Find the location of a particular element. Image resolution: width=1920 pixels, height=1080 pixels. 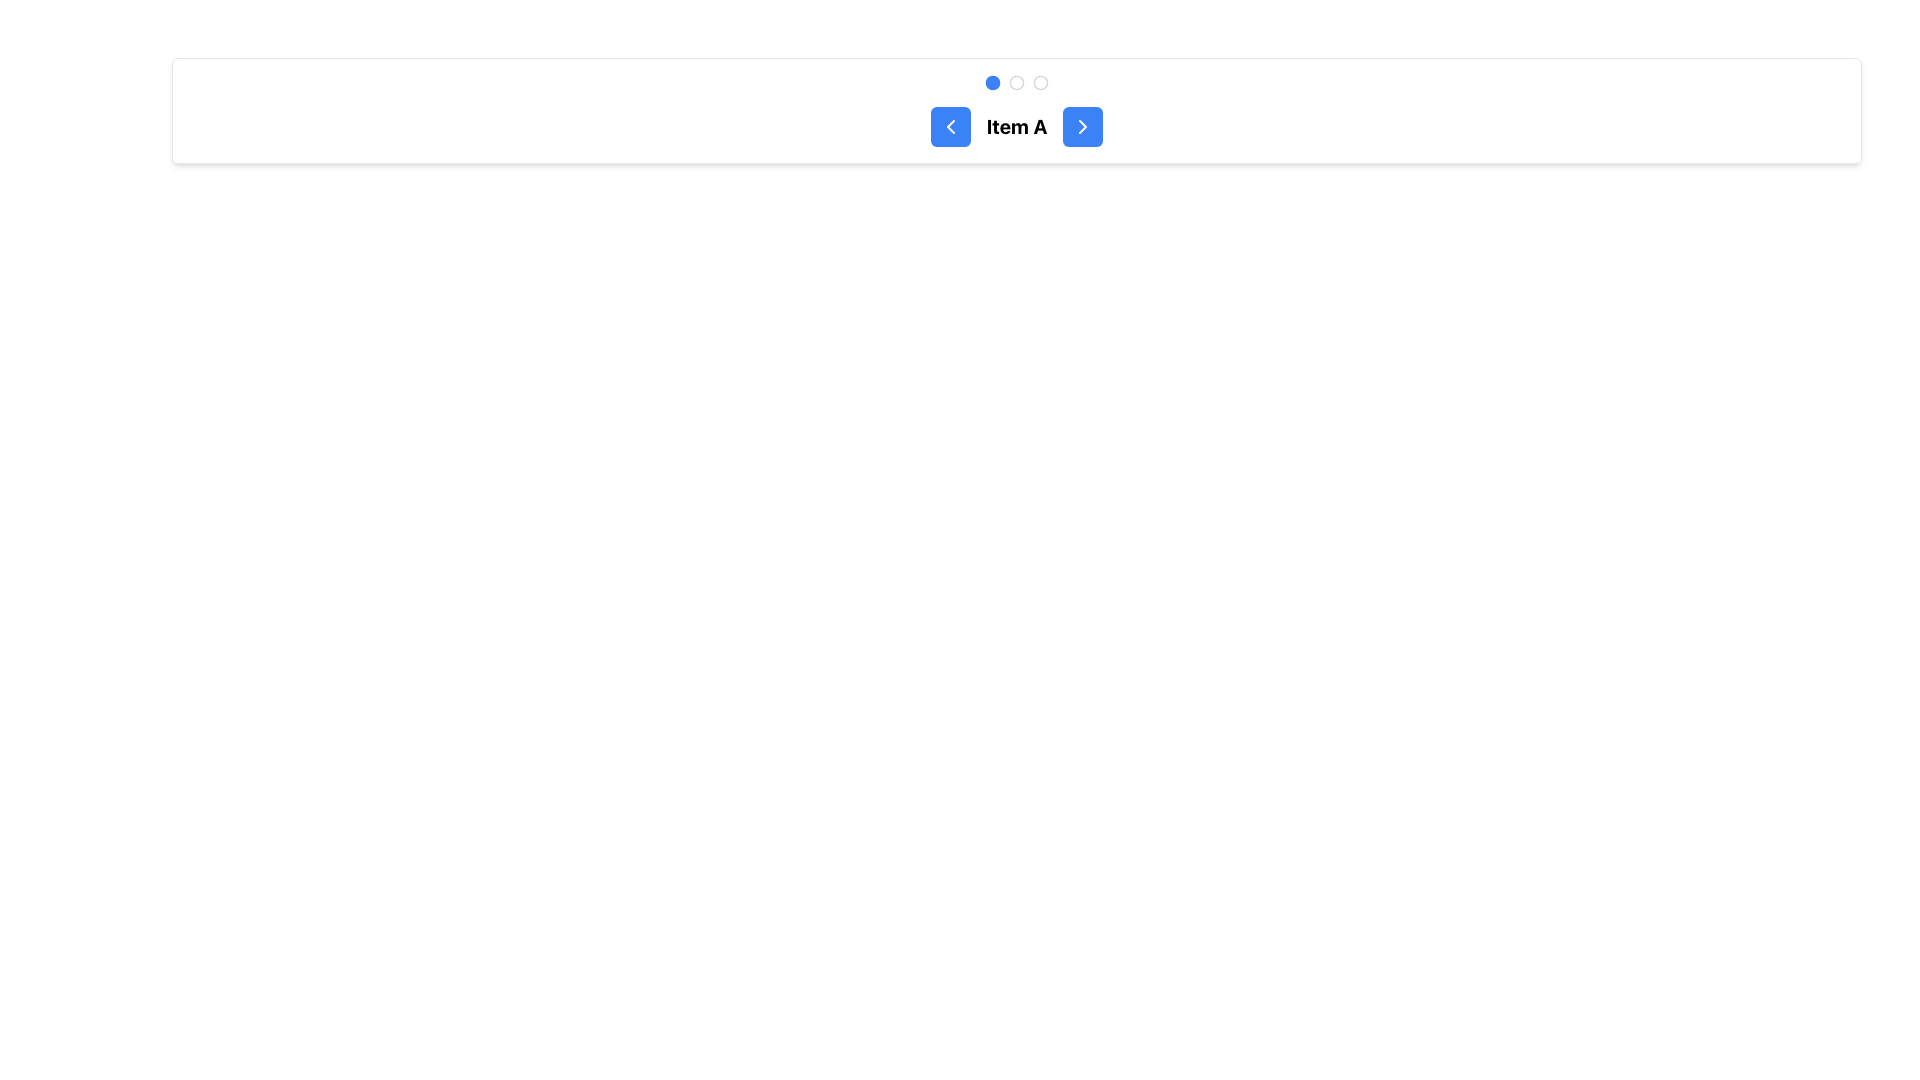

the second circle of the Navigation indicator located at the top center of 'Item A' is located at coordinates (1017, 82).